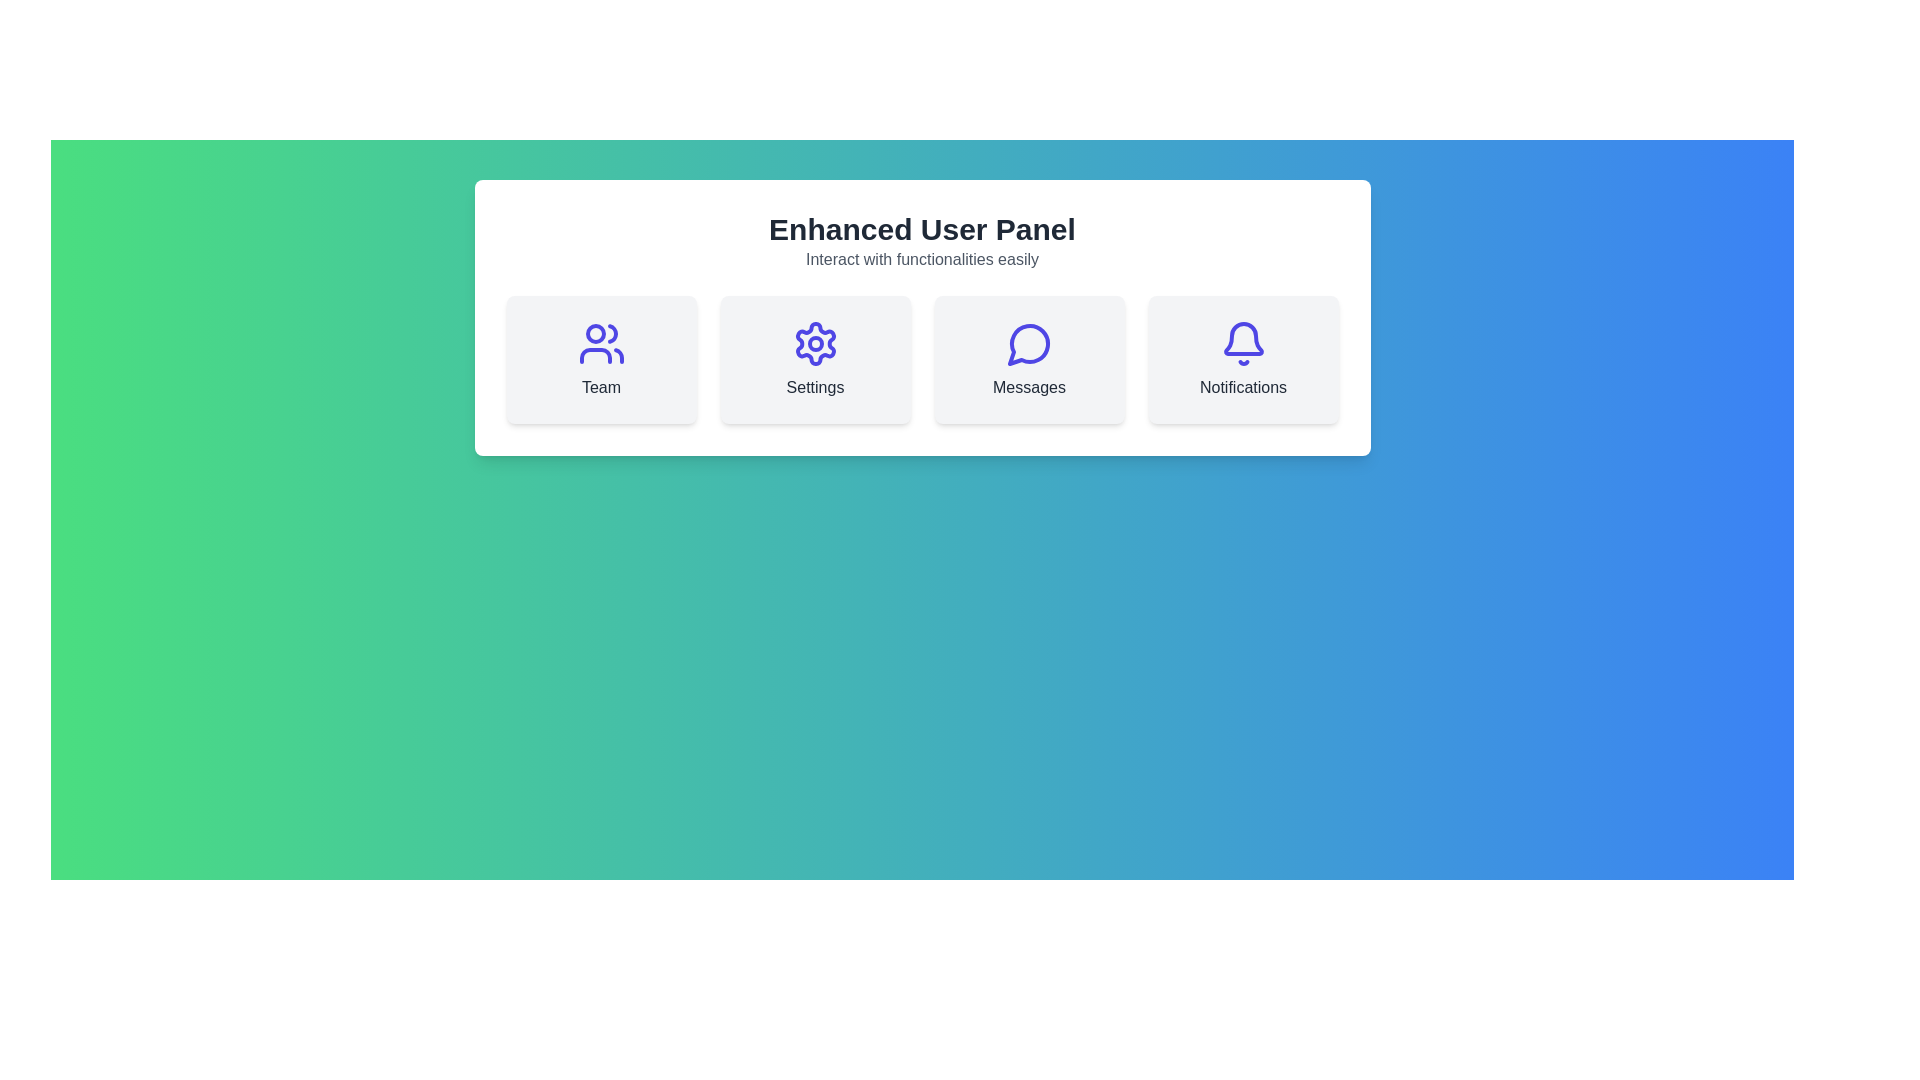 The height and width of the screenshot is (1080, 1920). Describe the element at coordinates (815, 342) in the screenshot. I see `the settings icon located in the second card from the left in a group of four cards, positioned above the text label 'Settings'` at that location.